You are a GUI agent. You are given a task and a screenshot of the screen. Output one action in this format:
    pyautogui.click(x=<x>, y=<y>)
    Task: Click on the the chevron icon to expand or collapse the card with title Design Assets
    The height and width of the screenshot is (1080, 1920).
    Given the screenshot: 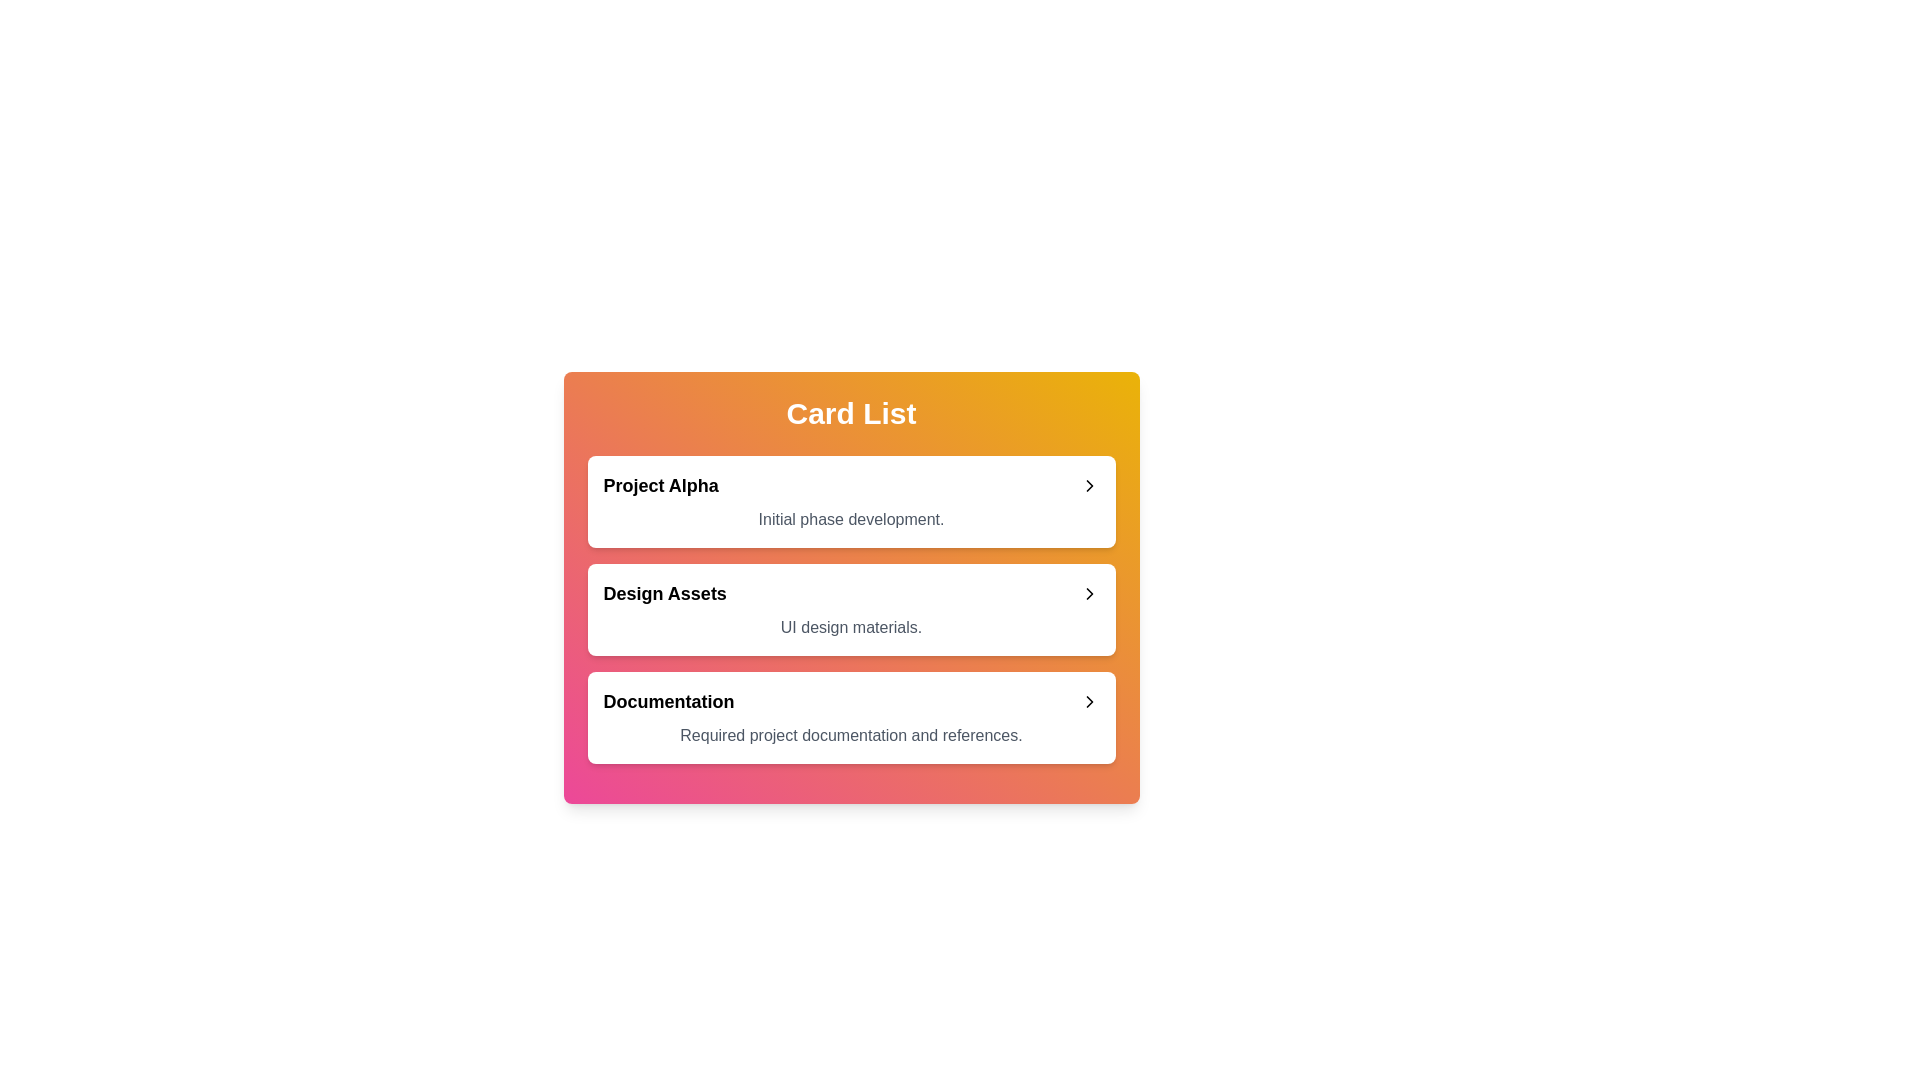 What is the action you would take?
    pyautogui.click(x=1088, y=593)
    